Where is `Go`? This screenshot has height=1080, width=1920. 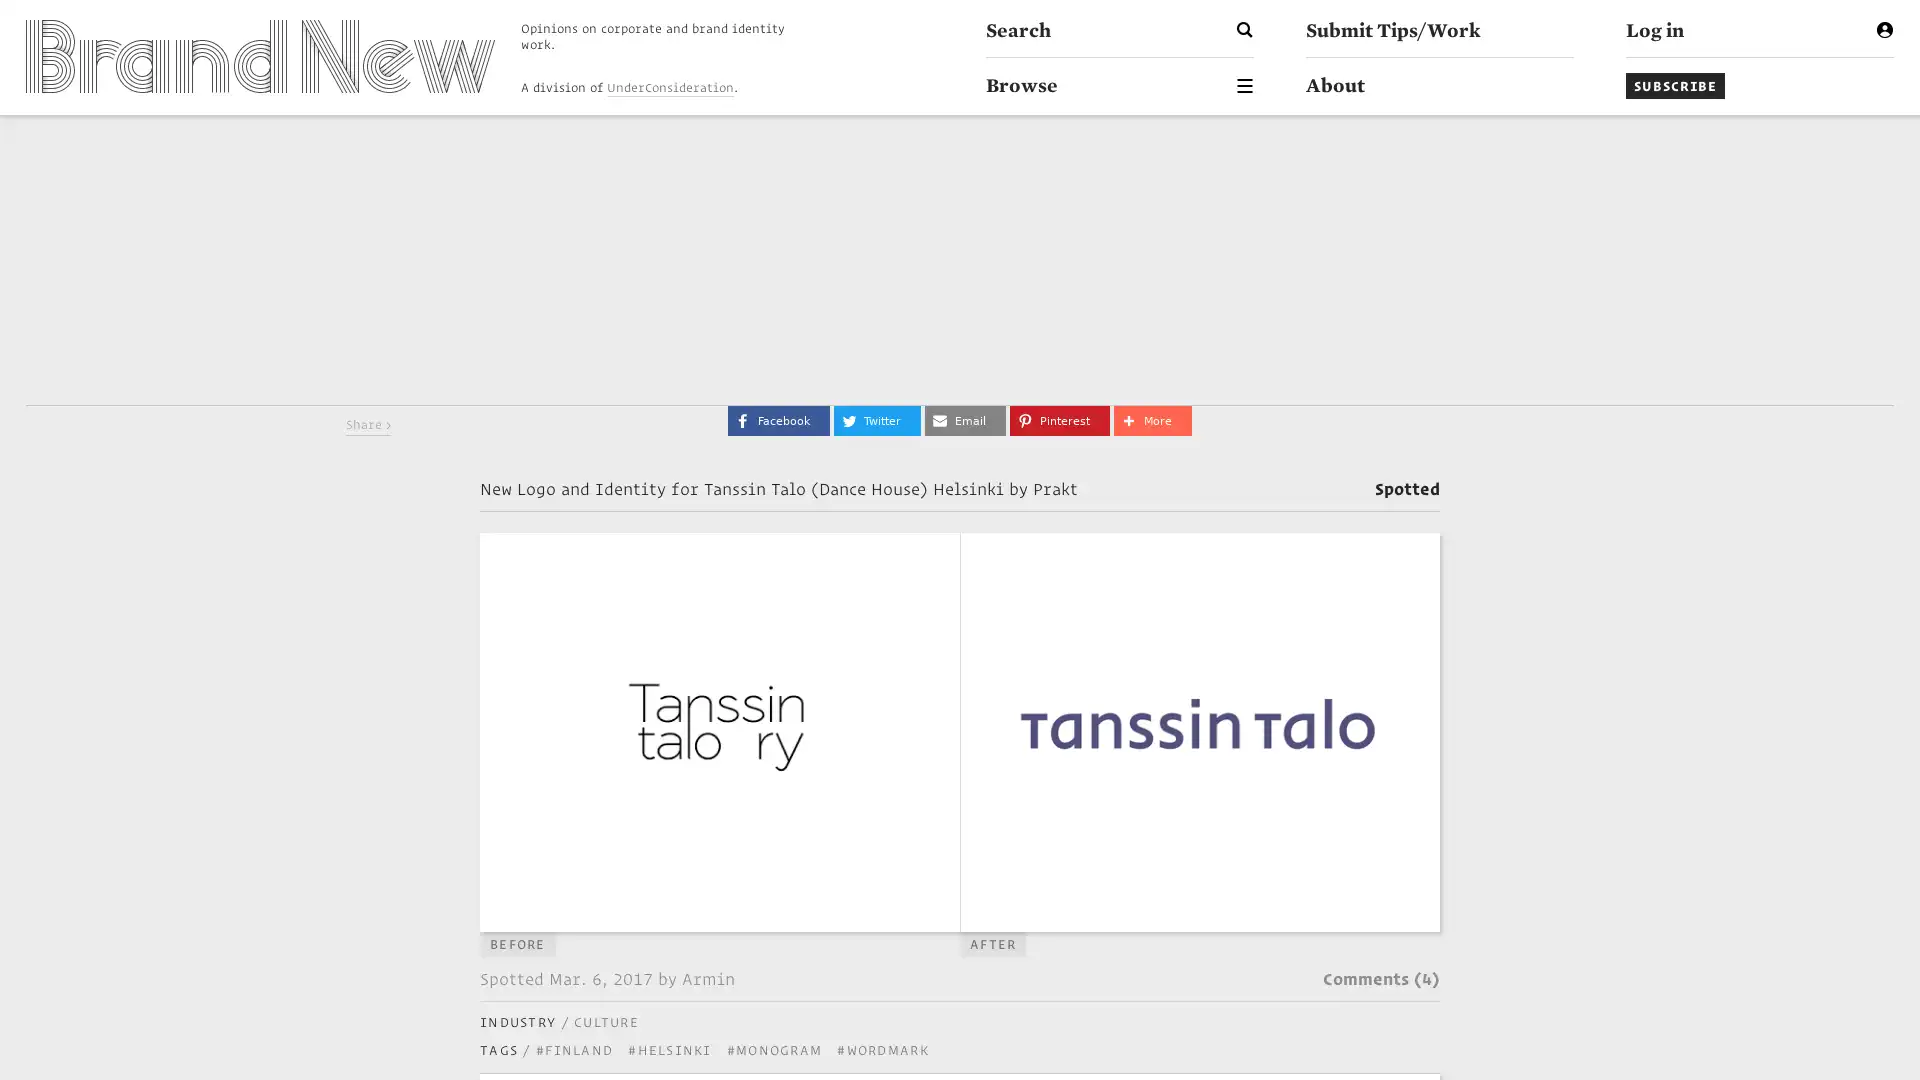 Go is located at coordinates (1528, 171).